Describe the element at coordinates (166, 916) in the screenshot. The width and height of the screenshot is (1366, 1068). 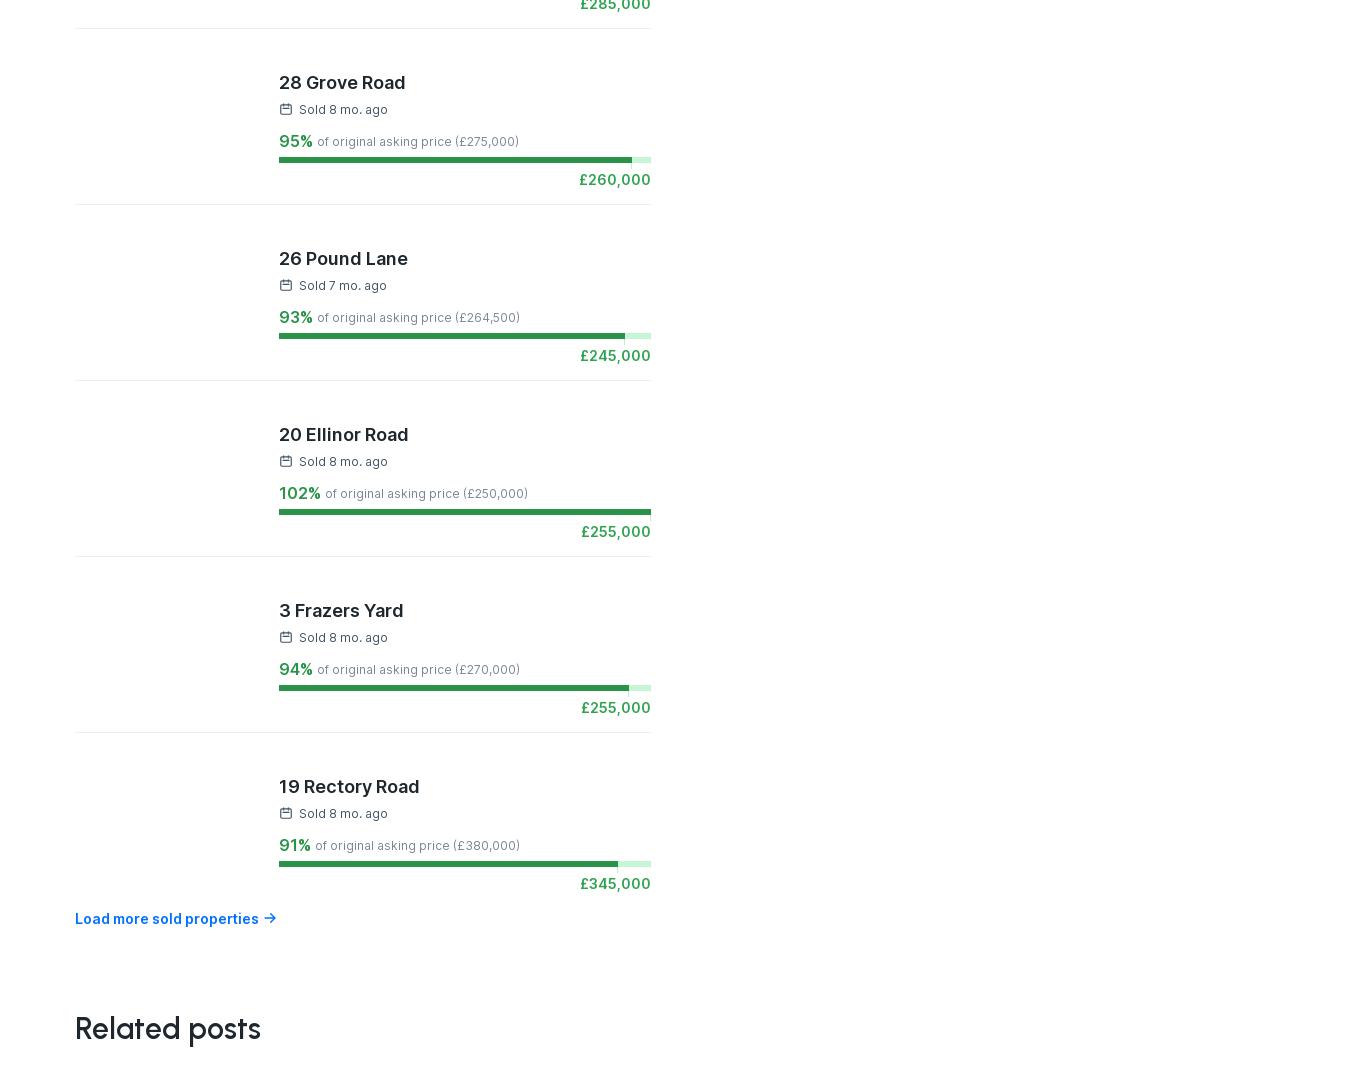
I see `'Load more sold properties'` at that location.